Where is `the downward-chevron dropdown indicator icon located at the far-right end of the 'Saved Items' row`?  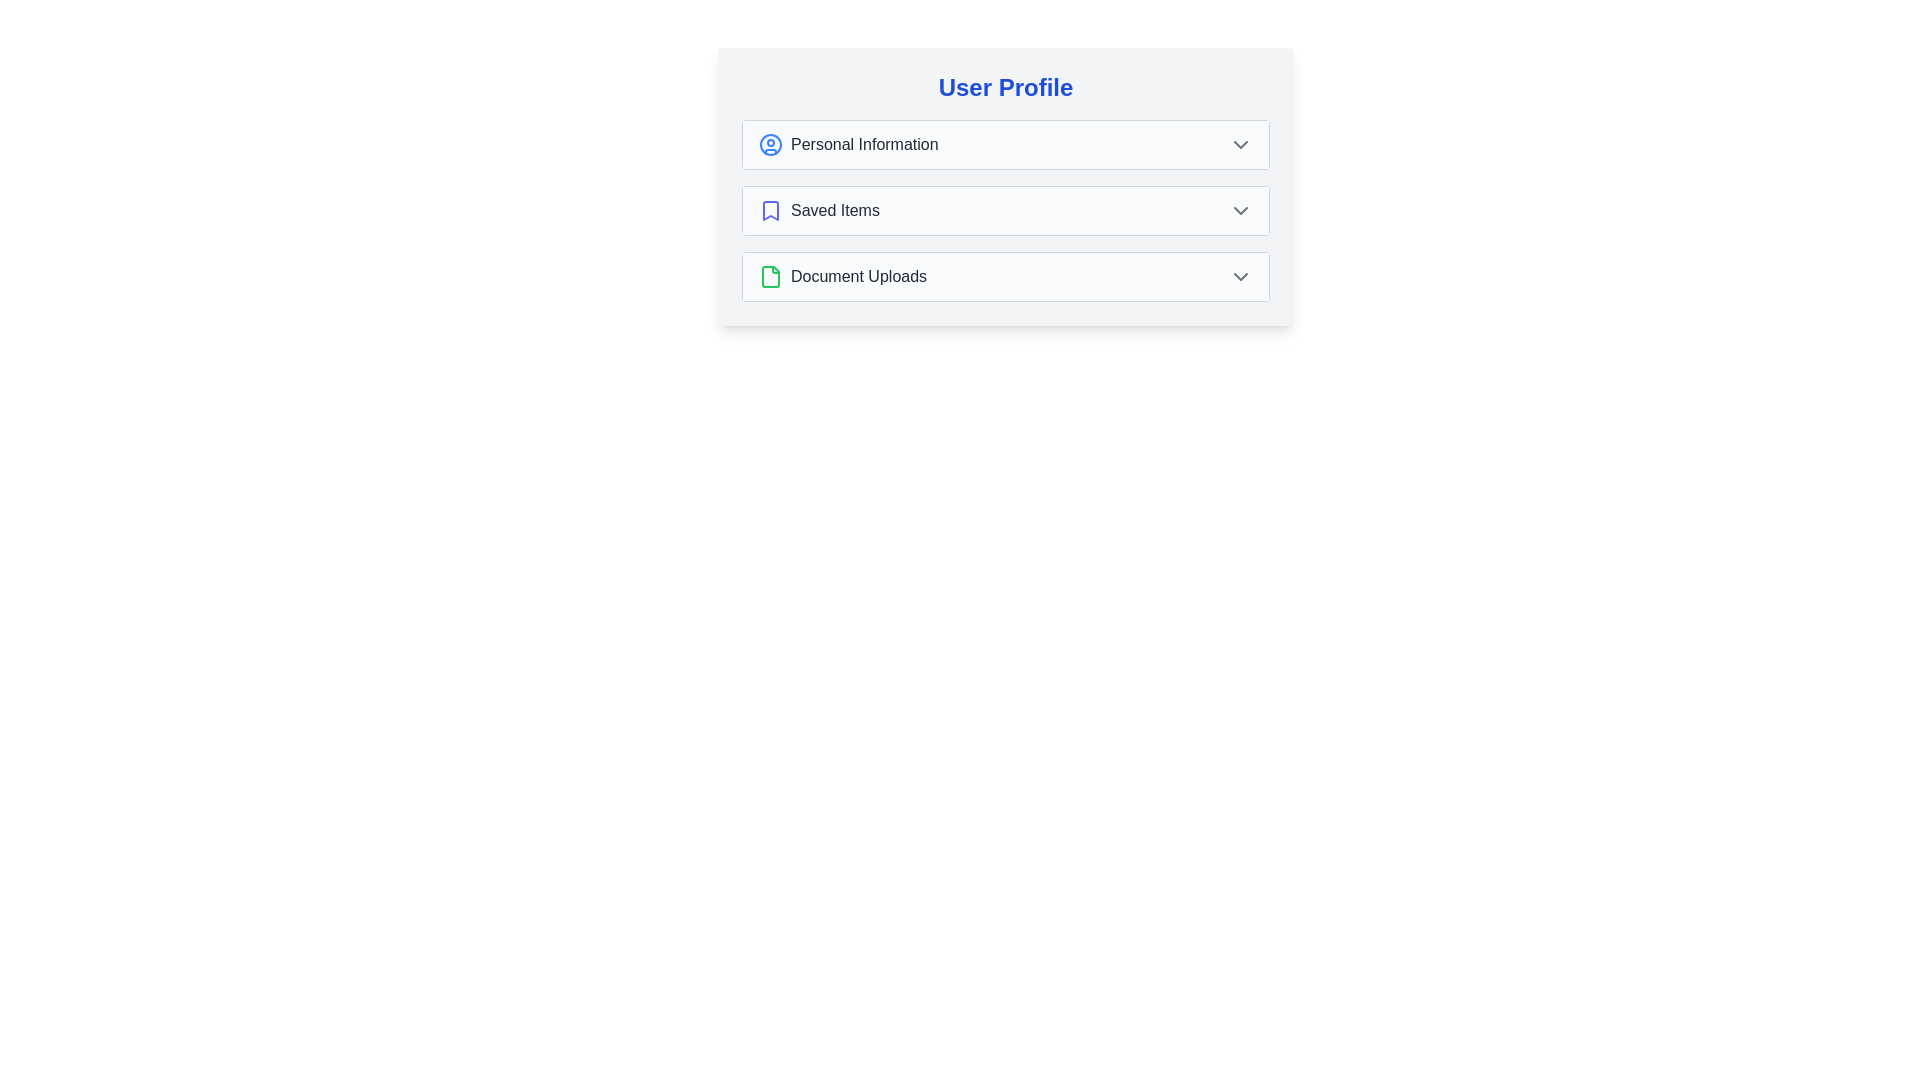 the downward-chevron dropdown indicator icon located at the far-right end of the 'Saved Items' row is located at coordinates (1240, 211).